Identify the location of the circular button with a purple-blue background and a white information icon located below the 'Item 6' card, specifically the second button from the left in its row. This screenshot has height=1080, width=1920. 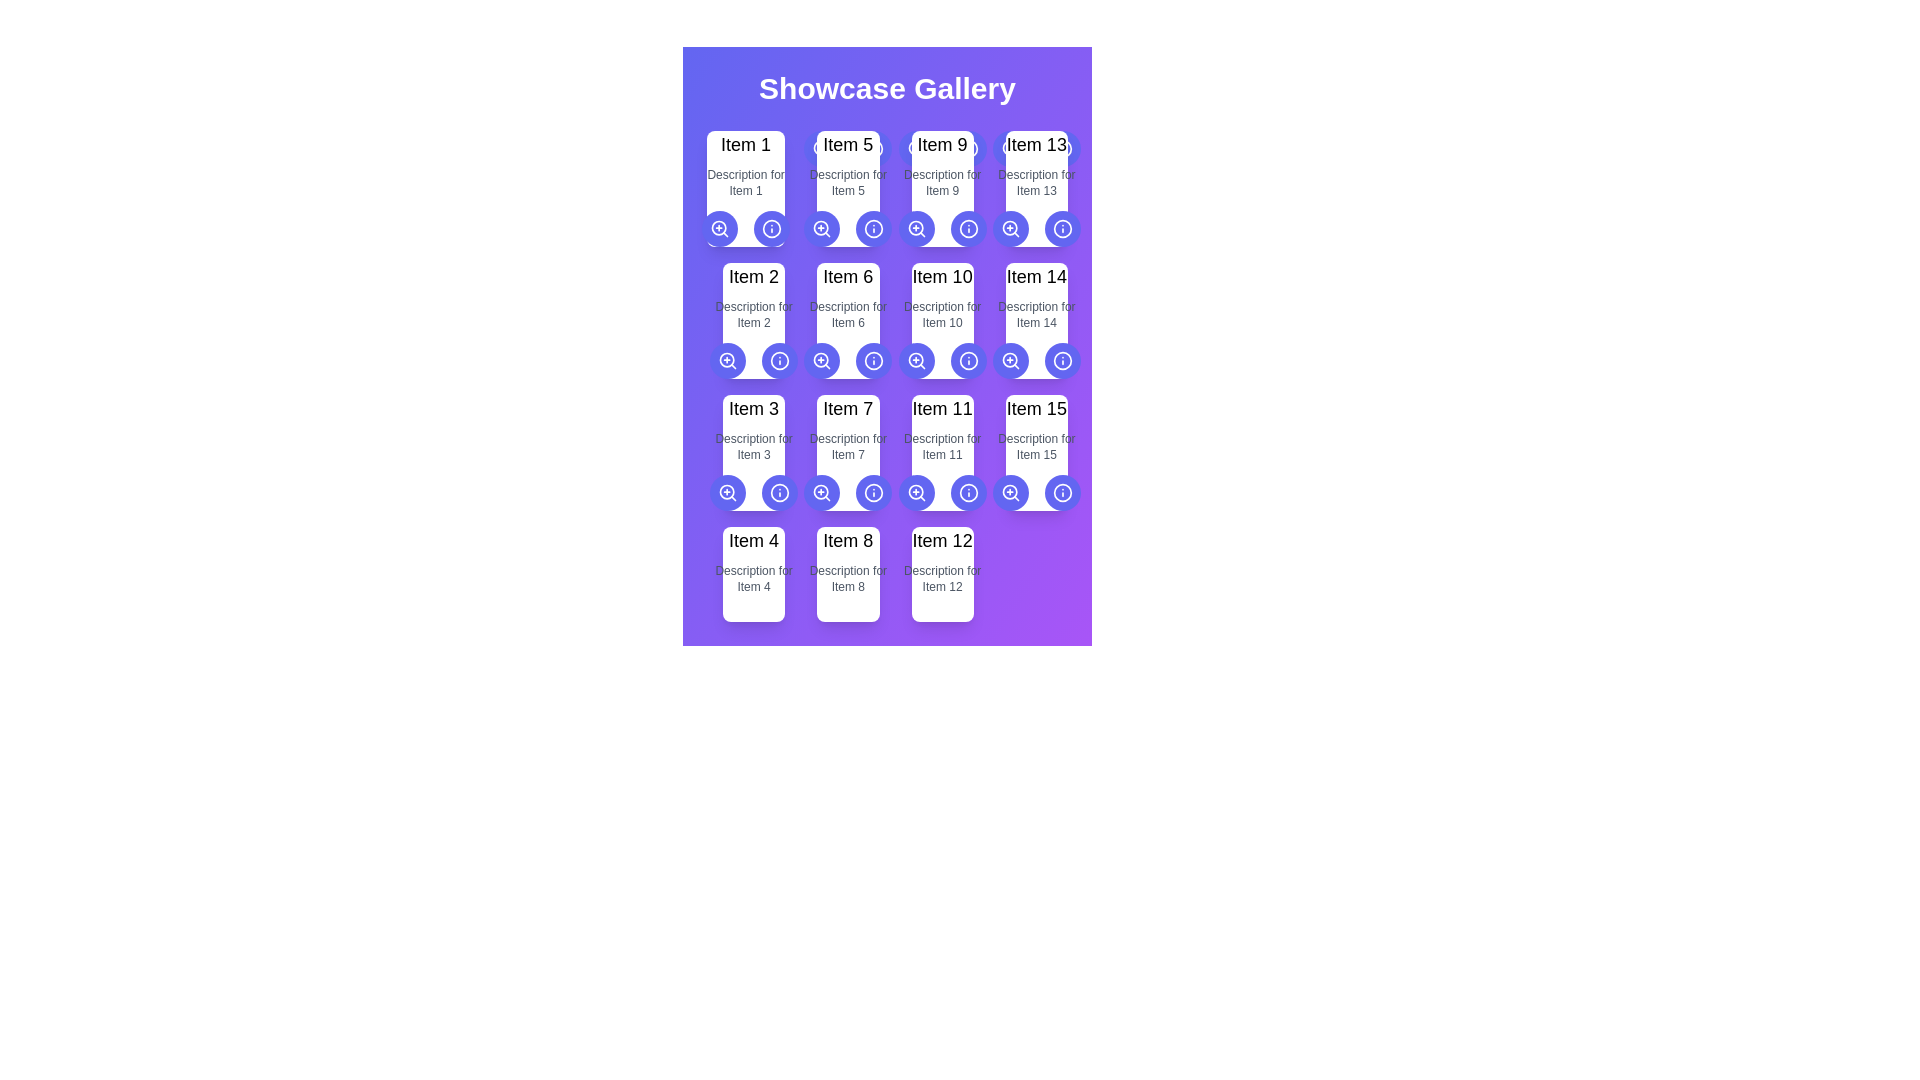
(874, 361).